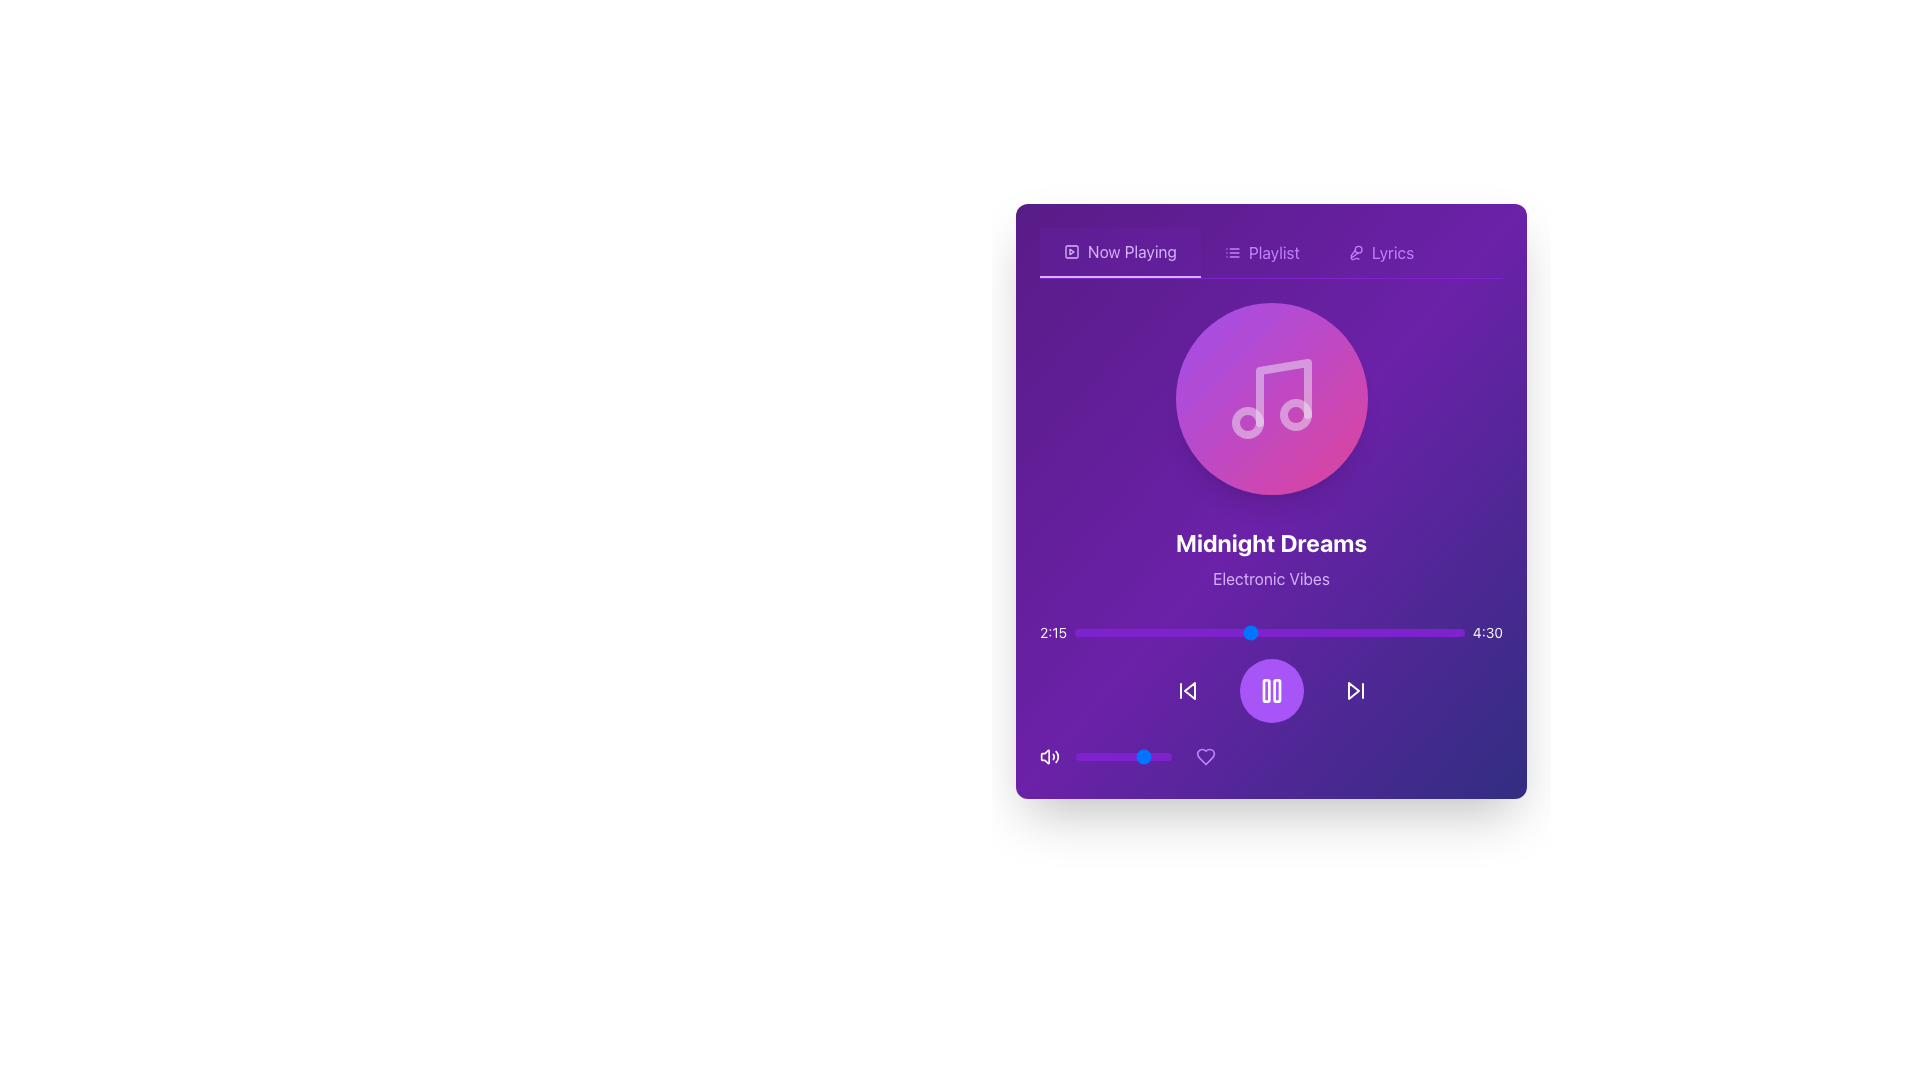  I want to click on second line of text that serves as a subtitle or description below the main title 'Midnight Dreams', which is located near the center of the interface within a purple rectangle, so click(1270, 578).